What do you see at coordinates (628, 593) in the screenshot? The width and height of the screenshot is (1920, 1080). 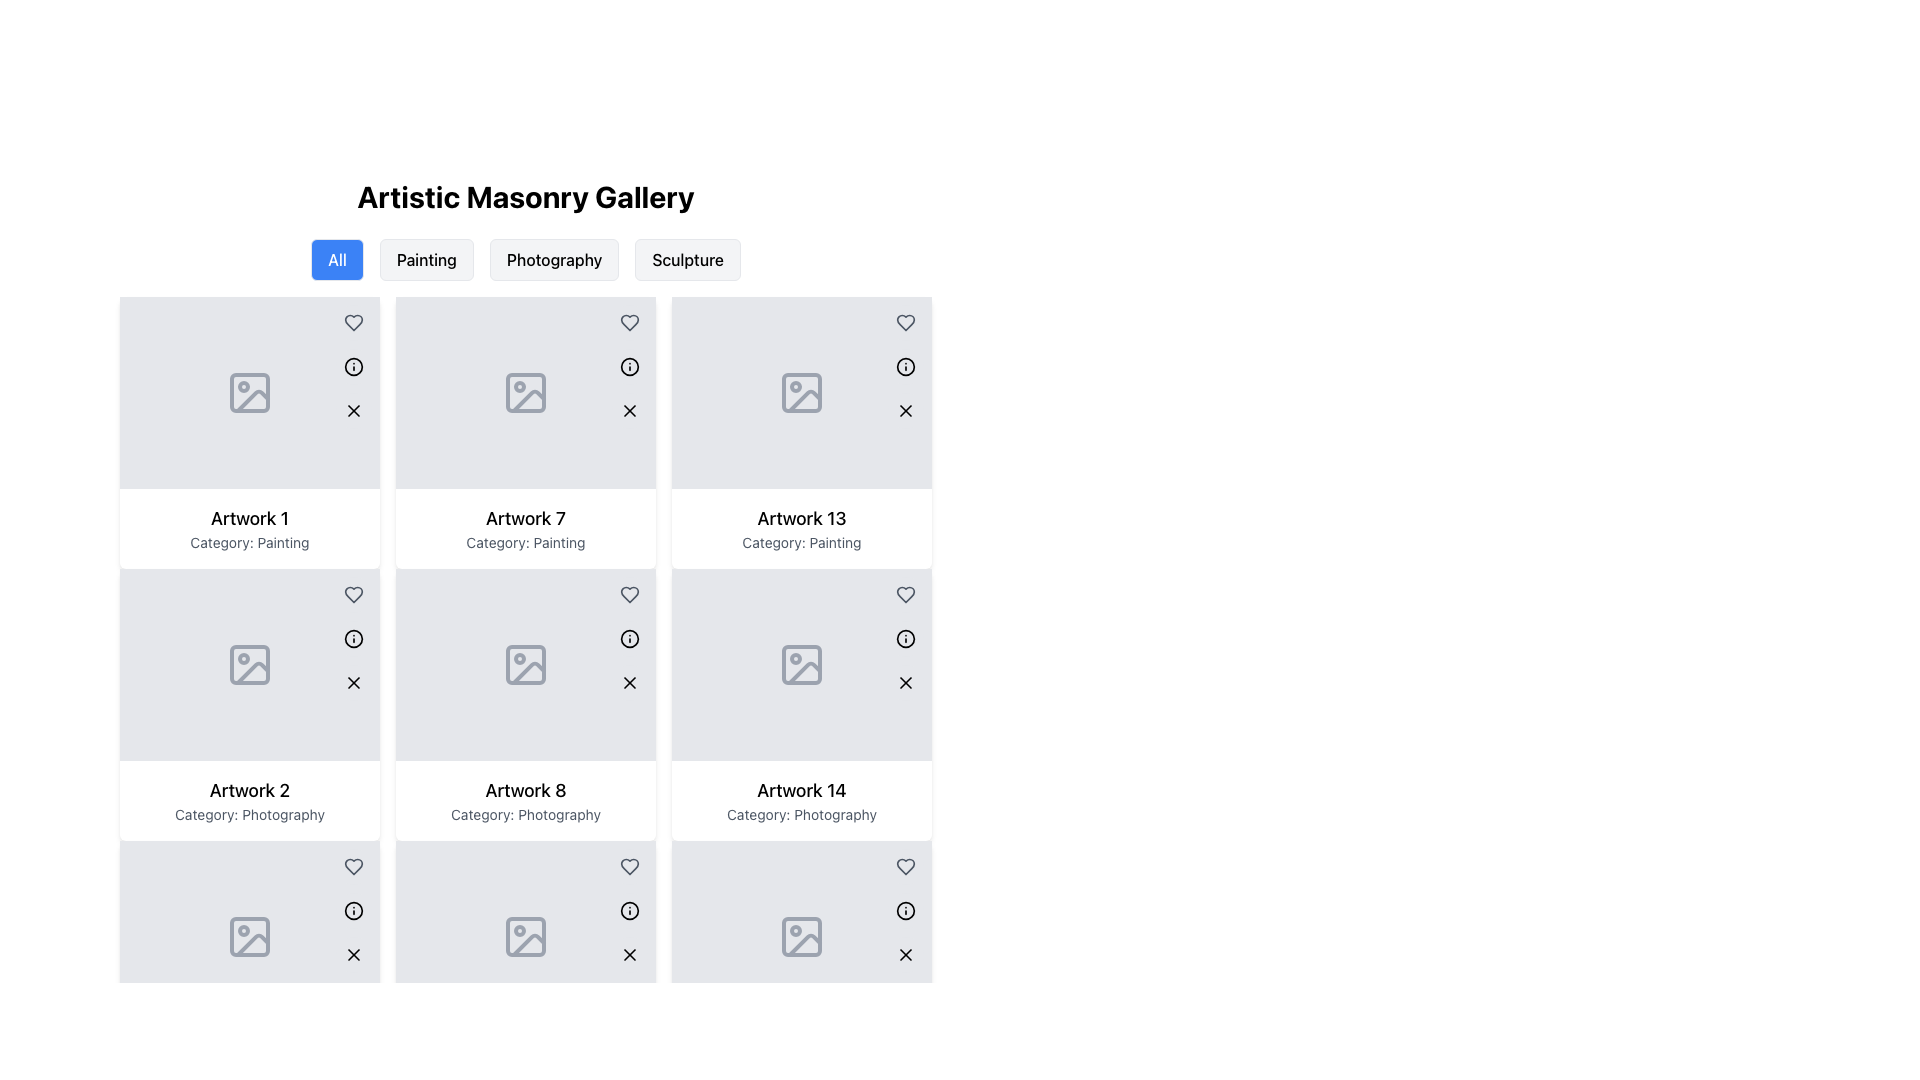 I see `the heart icon in the top-left corner of 'Artwork 8' to favorite the item` at bounding box center [628, 593].